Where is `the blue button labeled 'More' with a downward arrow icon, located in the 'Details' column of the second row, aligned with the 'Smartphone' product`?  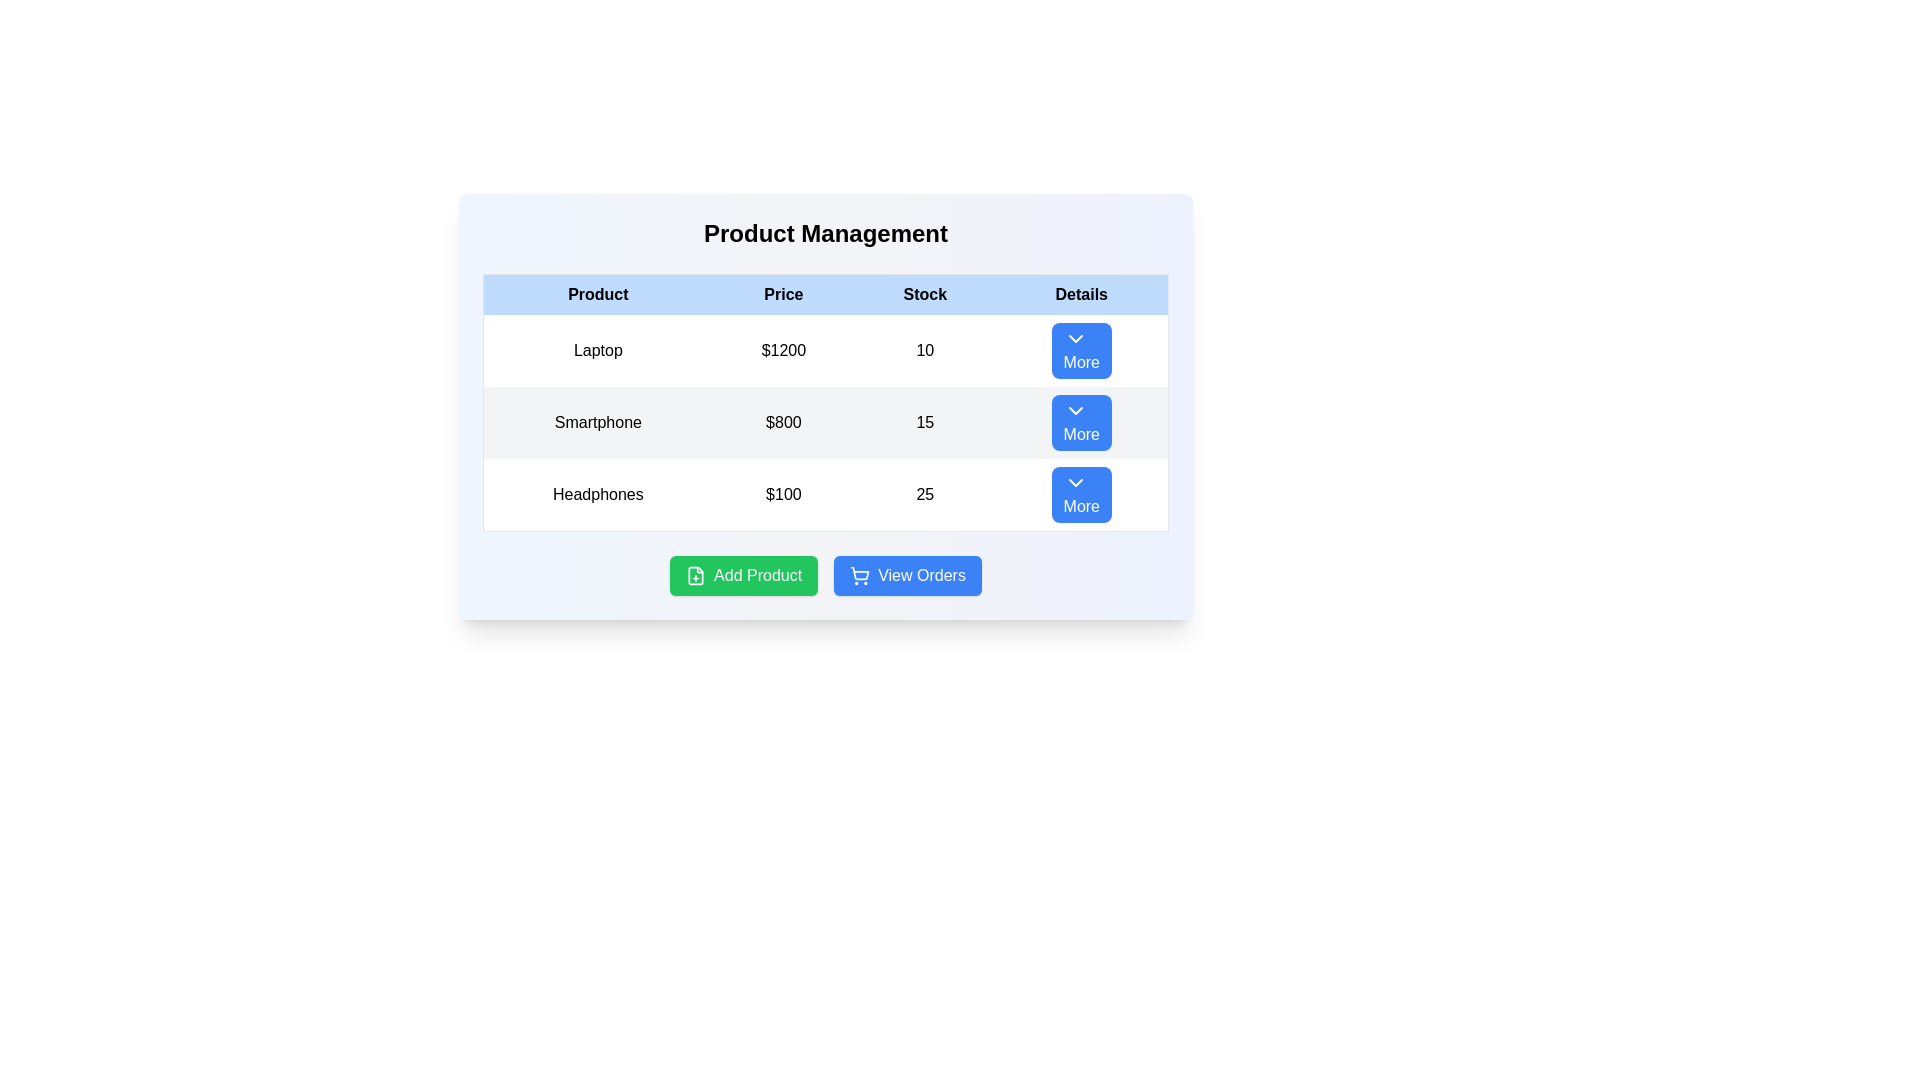
the blue button labeled 'More' with a downward arrow icon, located in the 'Details' column of the second row, aligned with the 'Smartphone' product is located at coordinates (1080, 422).